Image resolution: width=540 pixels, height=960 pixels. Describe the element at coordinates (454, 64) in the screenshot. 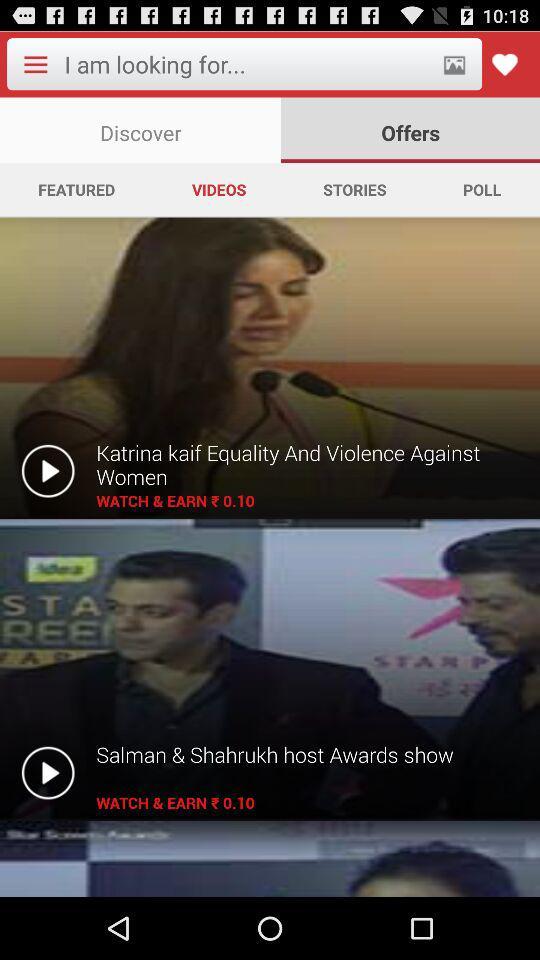

I see `search by image` at that location.